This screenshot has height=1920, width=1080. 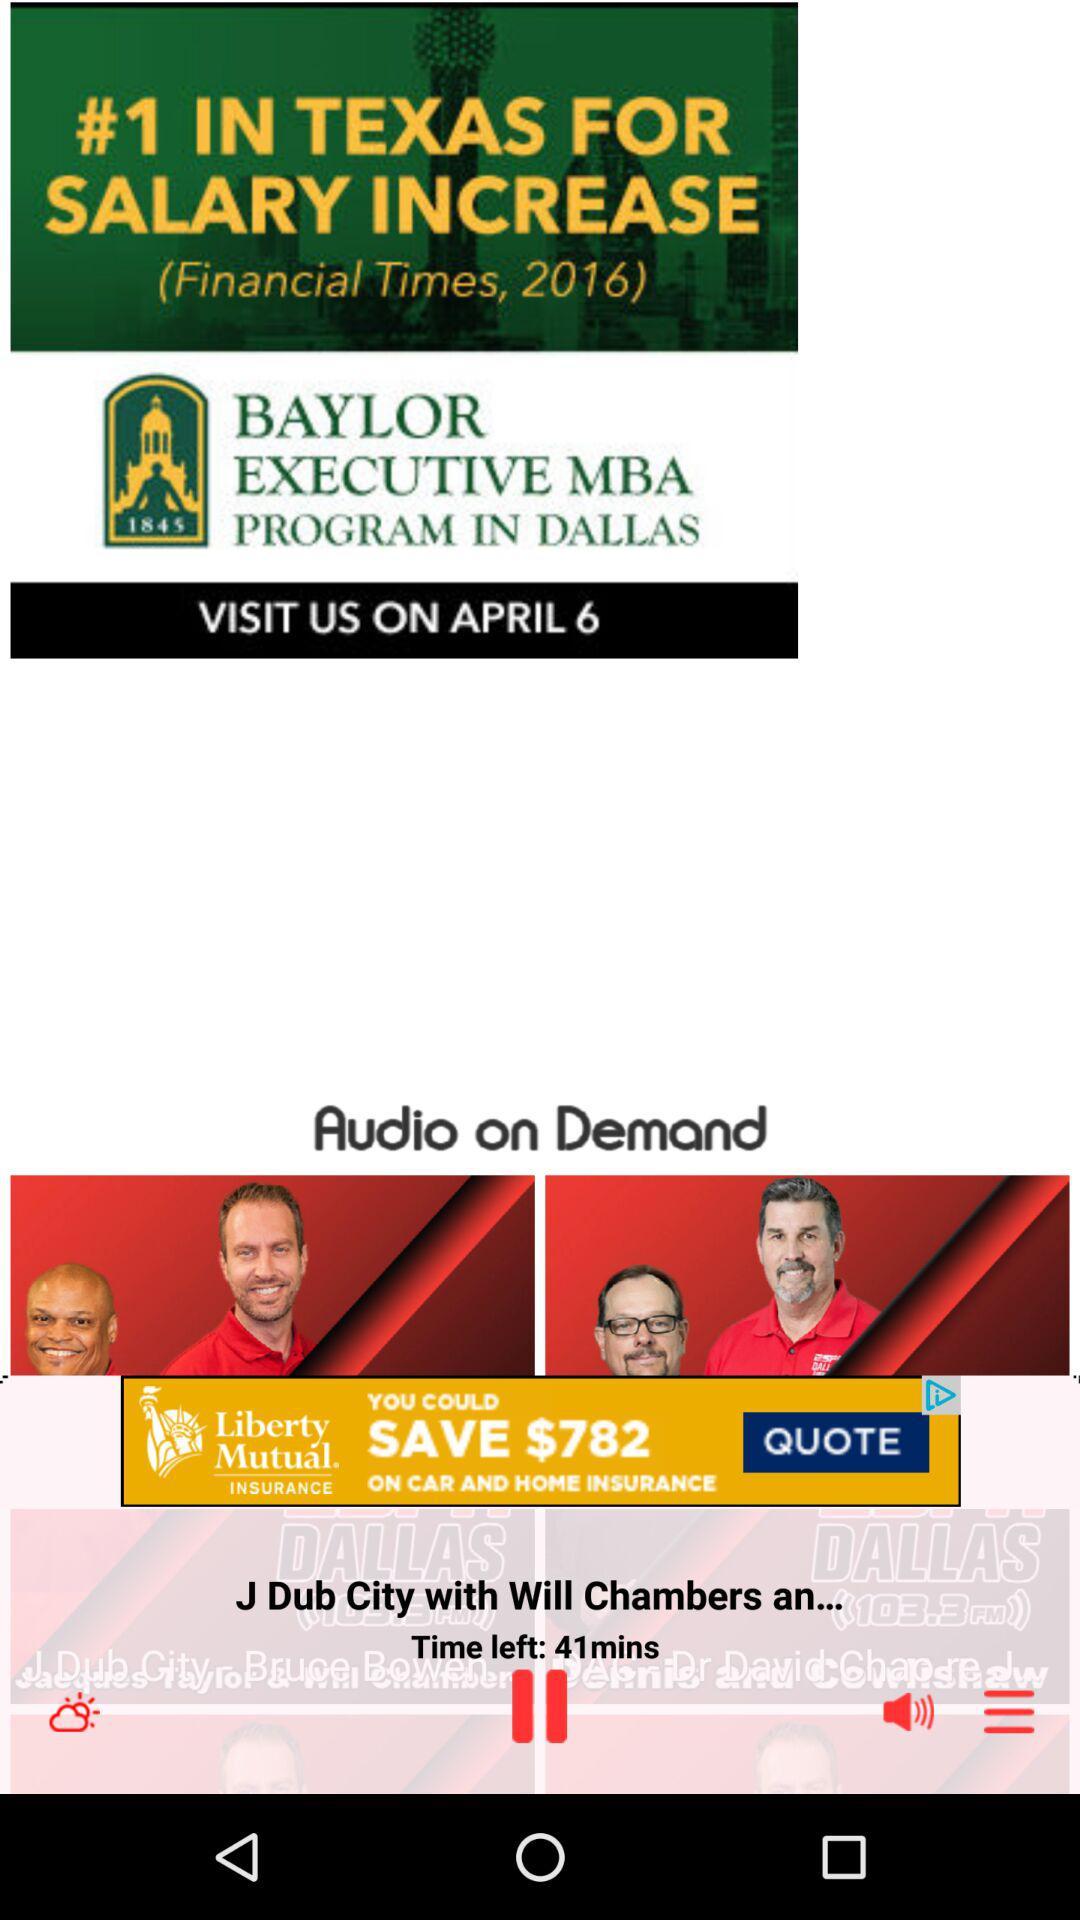 What do you see at coordinates (540, 1442) in the screenshot?
I see `this button indicates advertisements present in the program` at bounding box center [540, 1442].